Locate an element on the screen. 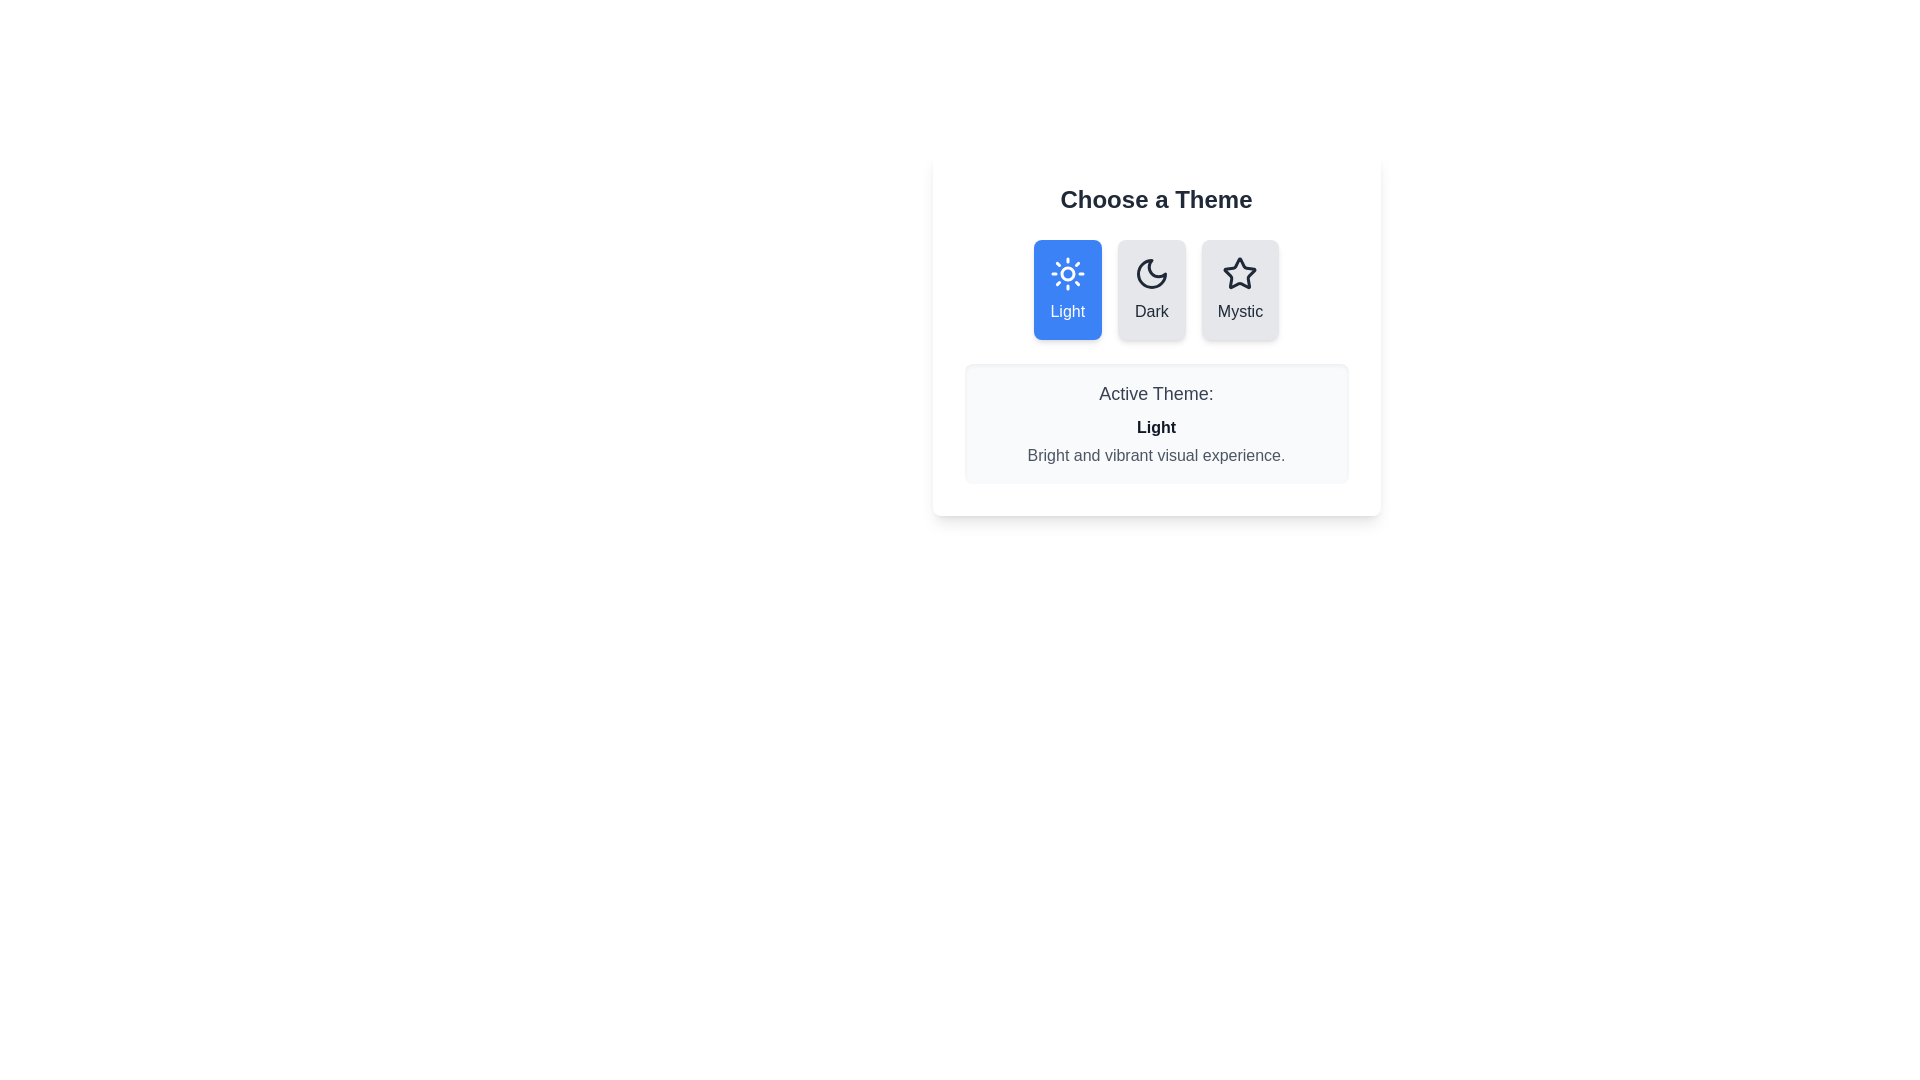  the button labeled Light to select the corresponding theme is located at coordinates (1066, 289).